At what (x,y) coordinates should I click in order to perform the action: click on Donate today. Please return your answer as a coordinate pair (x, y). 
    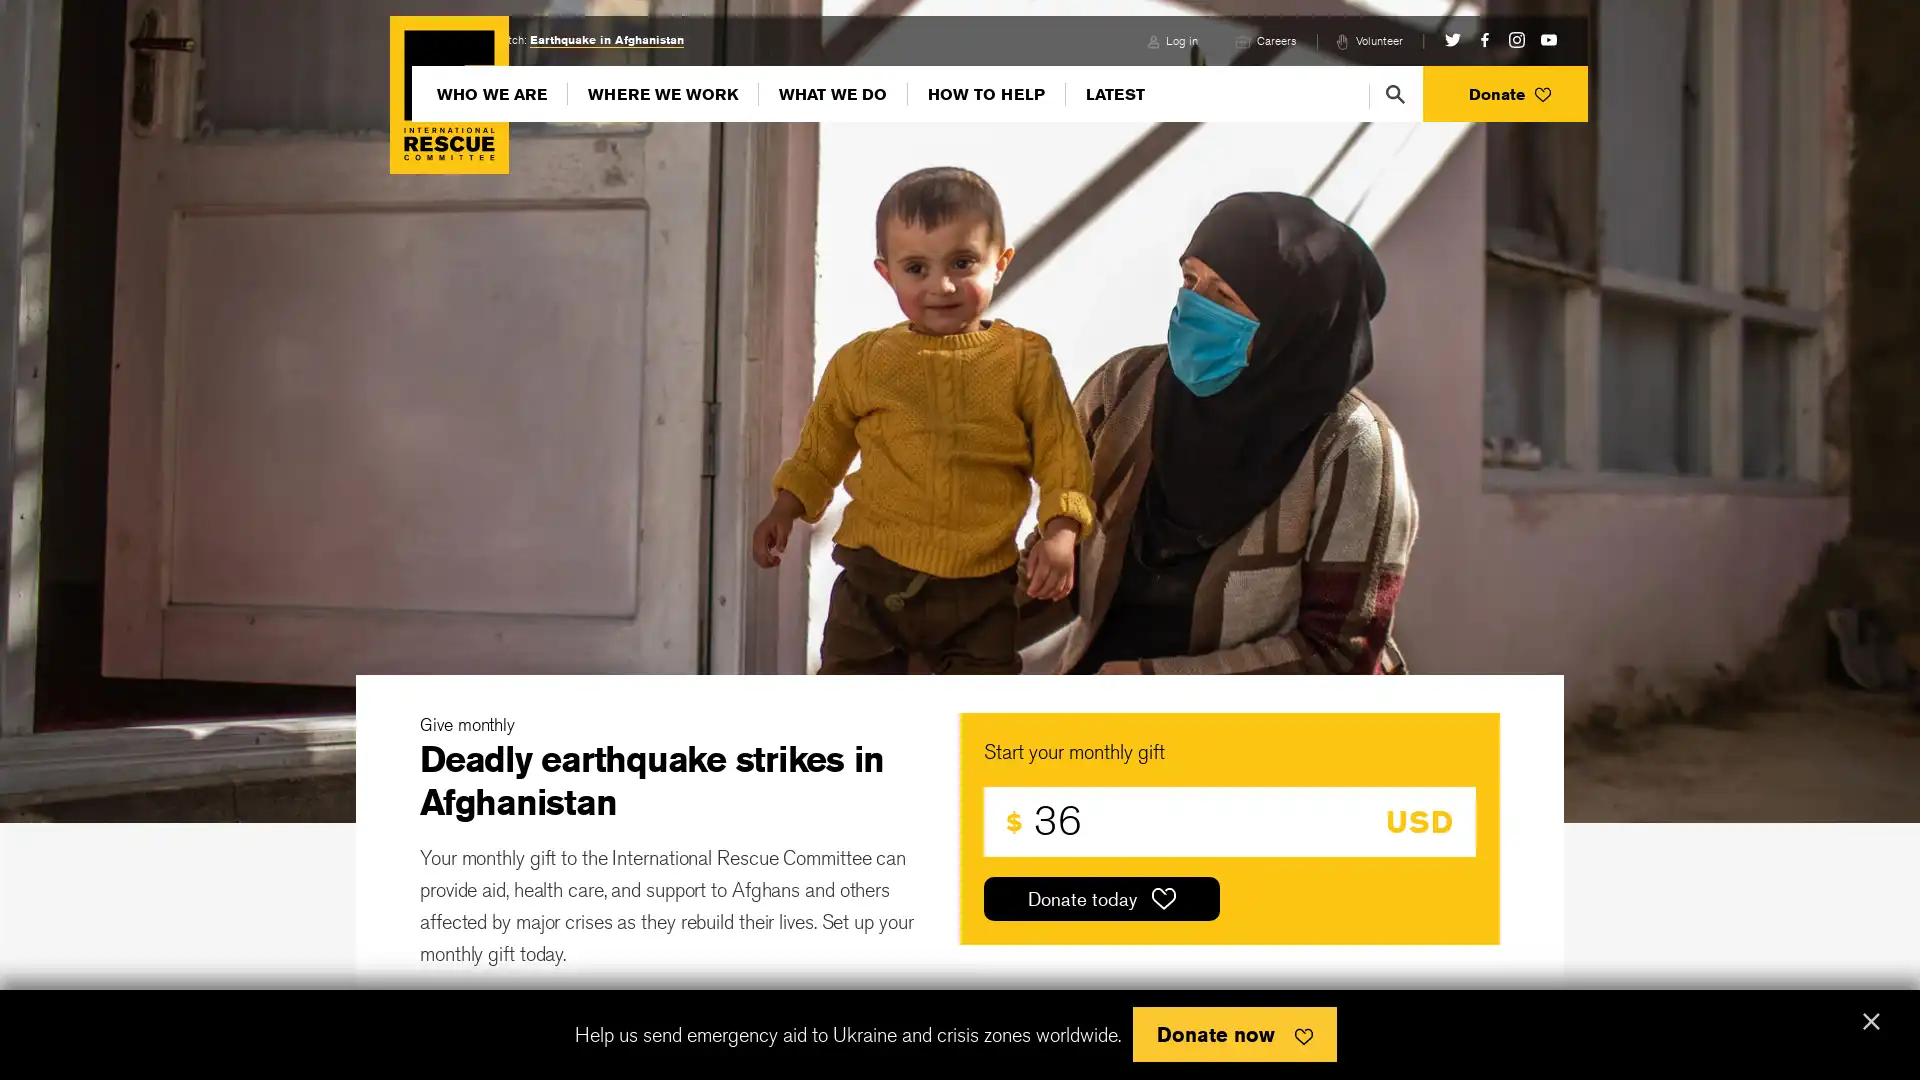
    Looking at the image, I should click on (1101, 897).